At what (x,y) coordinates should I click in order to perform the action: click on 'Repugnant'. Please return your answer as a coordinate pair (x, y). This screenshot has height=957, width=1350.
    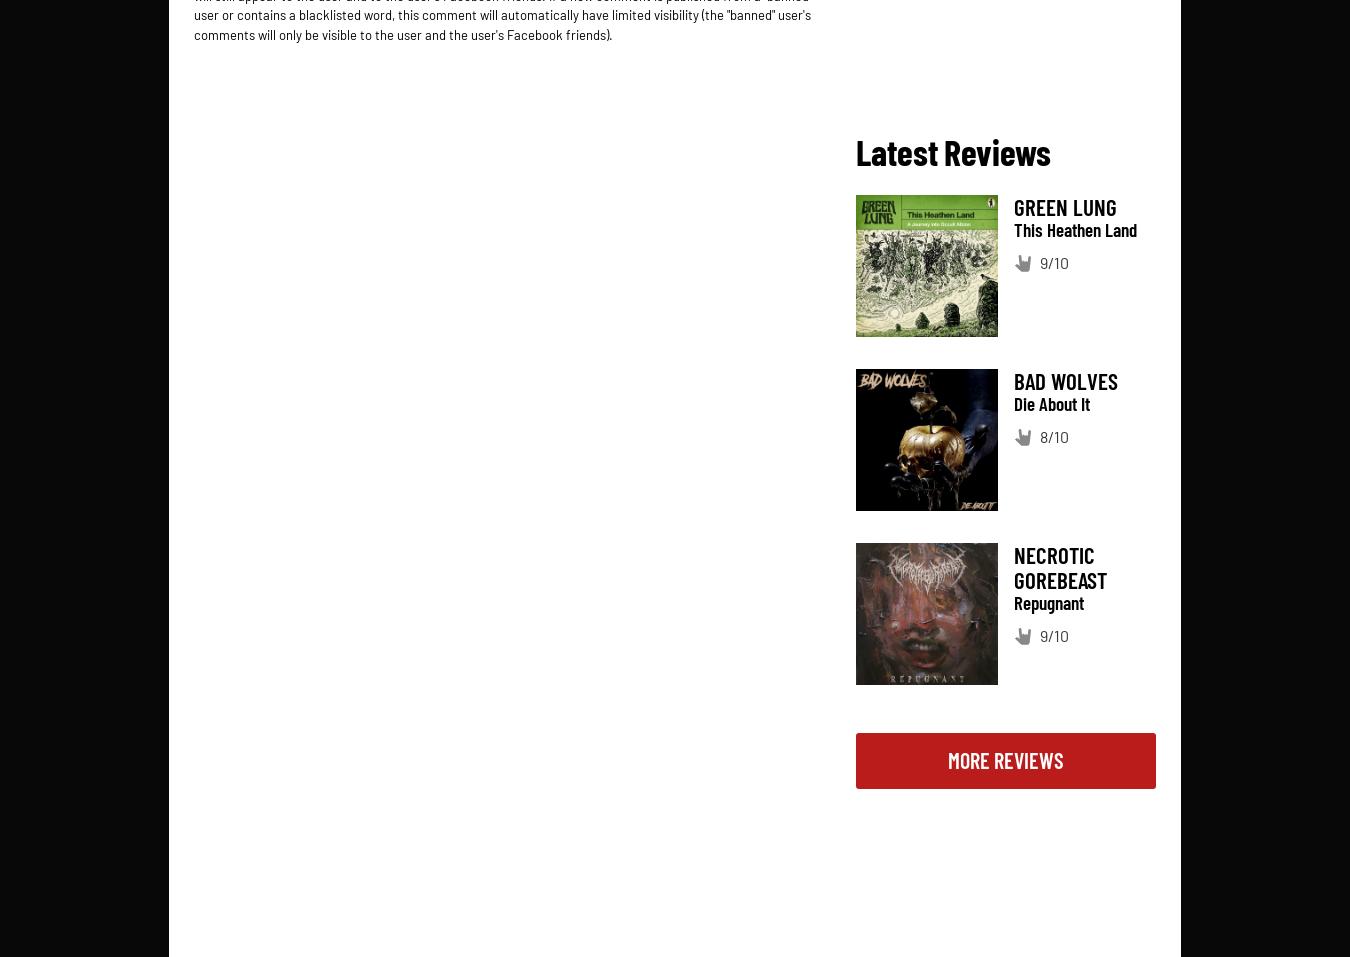
    Looking at the image, I should click on (1013, 601).